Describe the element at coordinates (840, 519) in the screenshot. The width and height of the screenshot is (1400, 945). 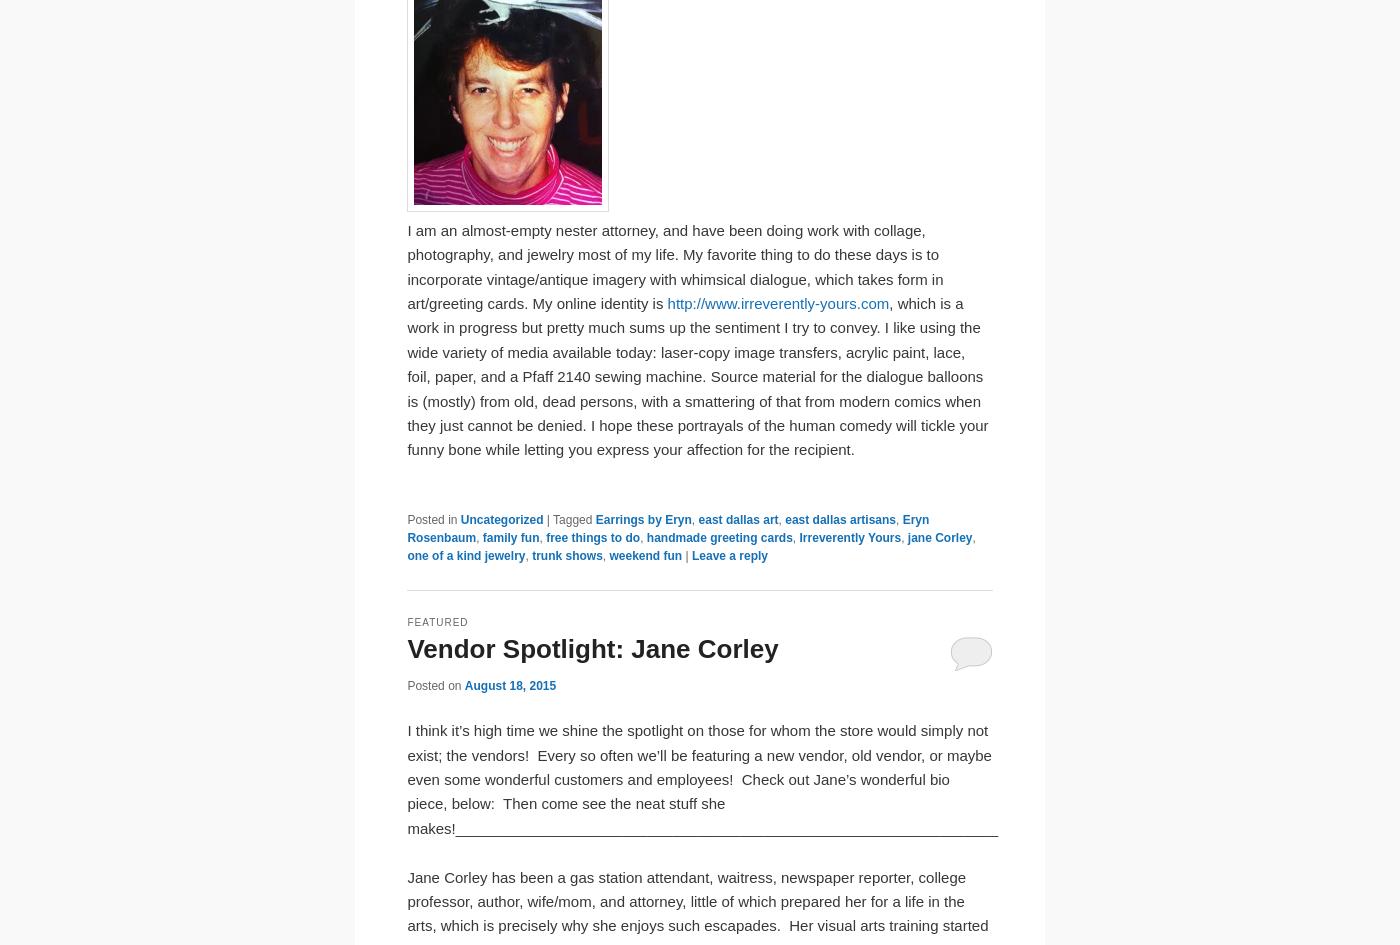
I see `'east dallas artisans'` at that location.